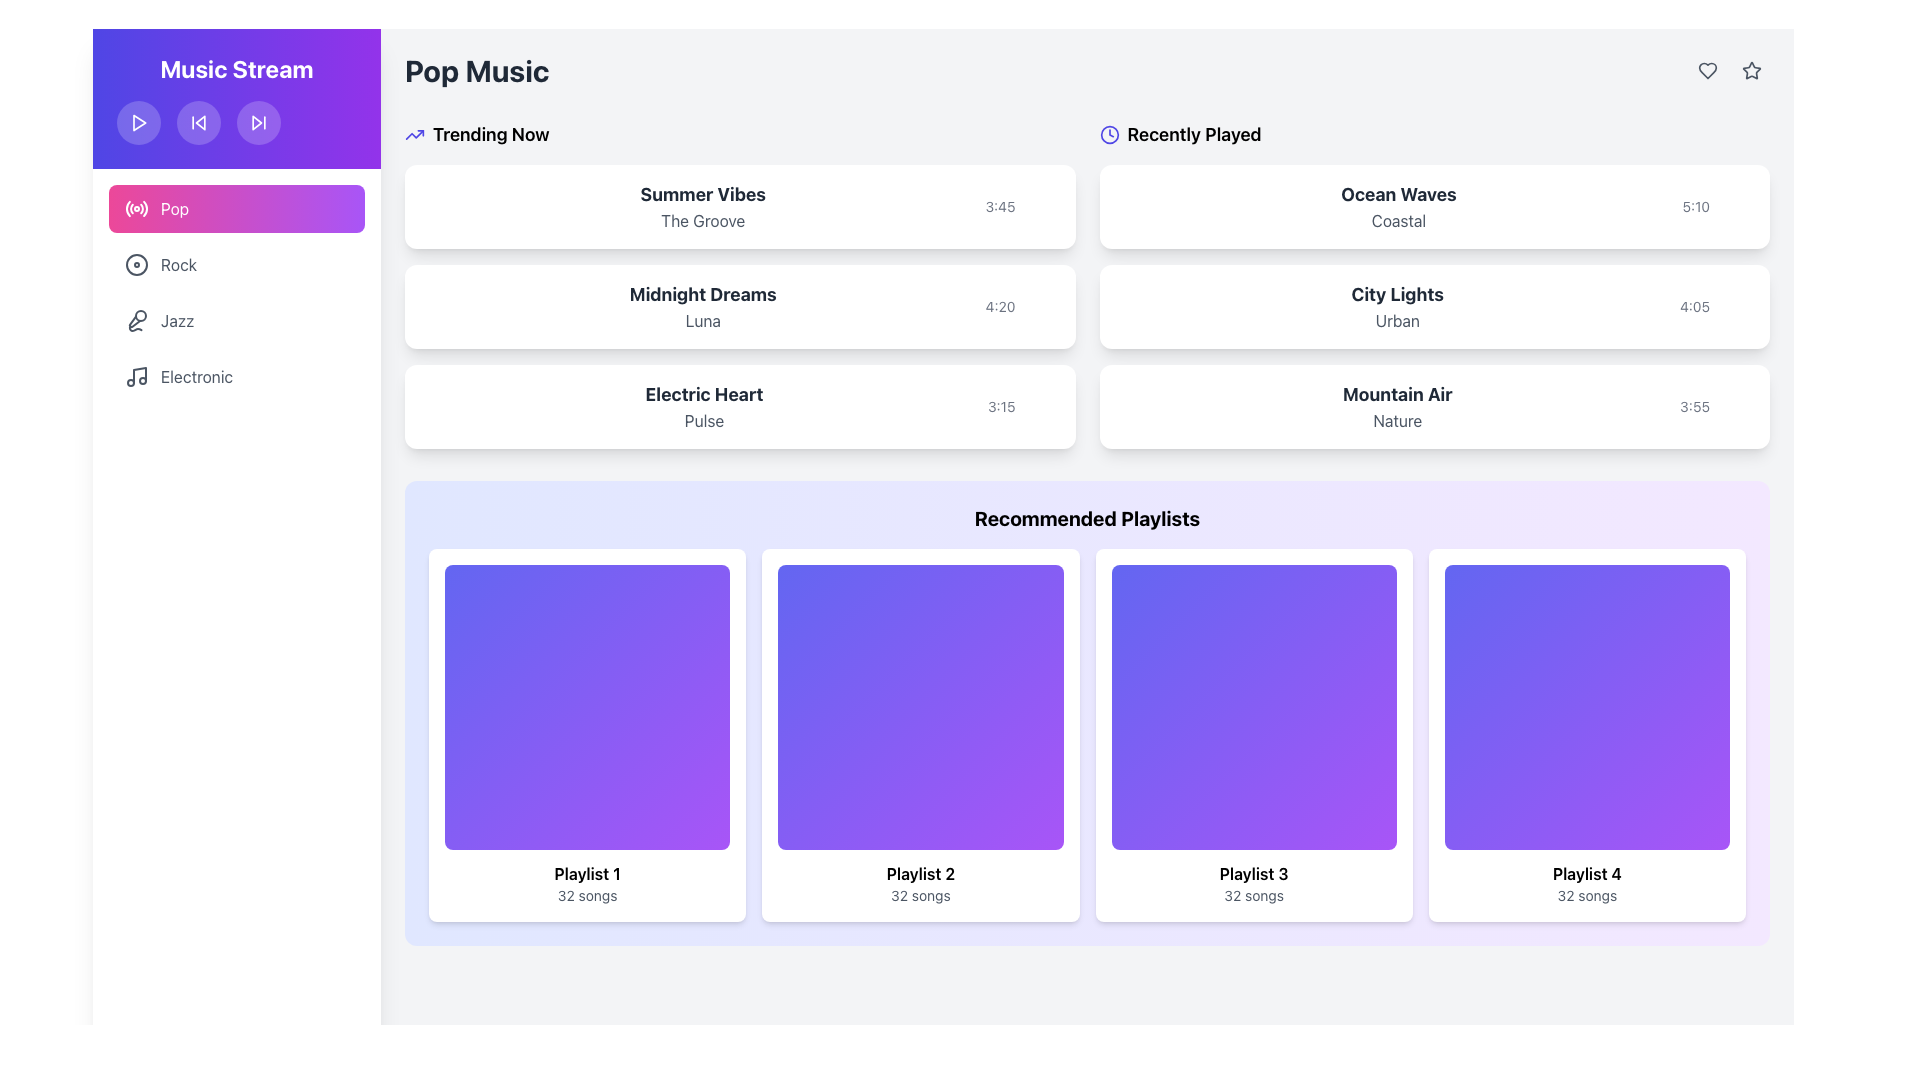  I want to click on the text label displaying 'Mountain Air' in bold, located in the 'Recently Played' section of the interface, so click(1396, 394).